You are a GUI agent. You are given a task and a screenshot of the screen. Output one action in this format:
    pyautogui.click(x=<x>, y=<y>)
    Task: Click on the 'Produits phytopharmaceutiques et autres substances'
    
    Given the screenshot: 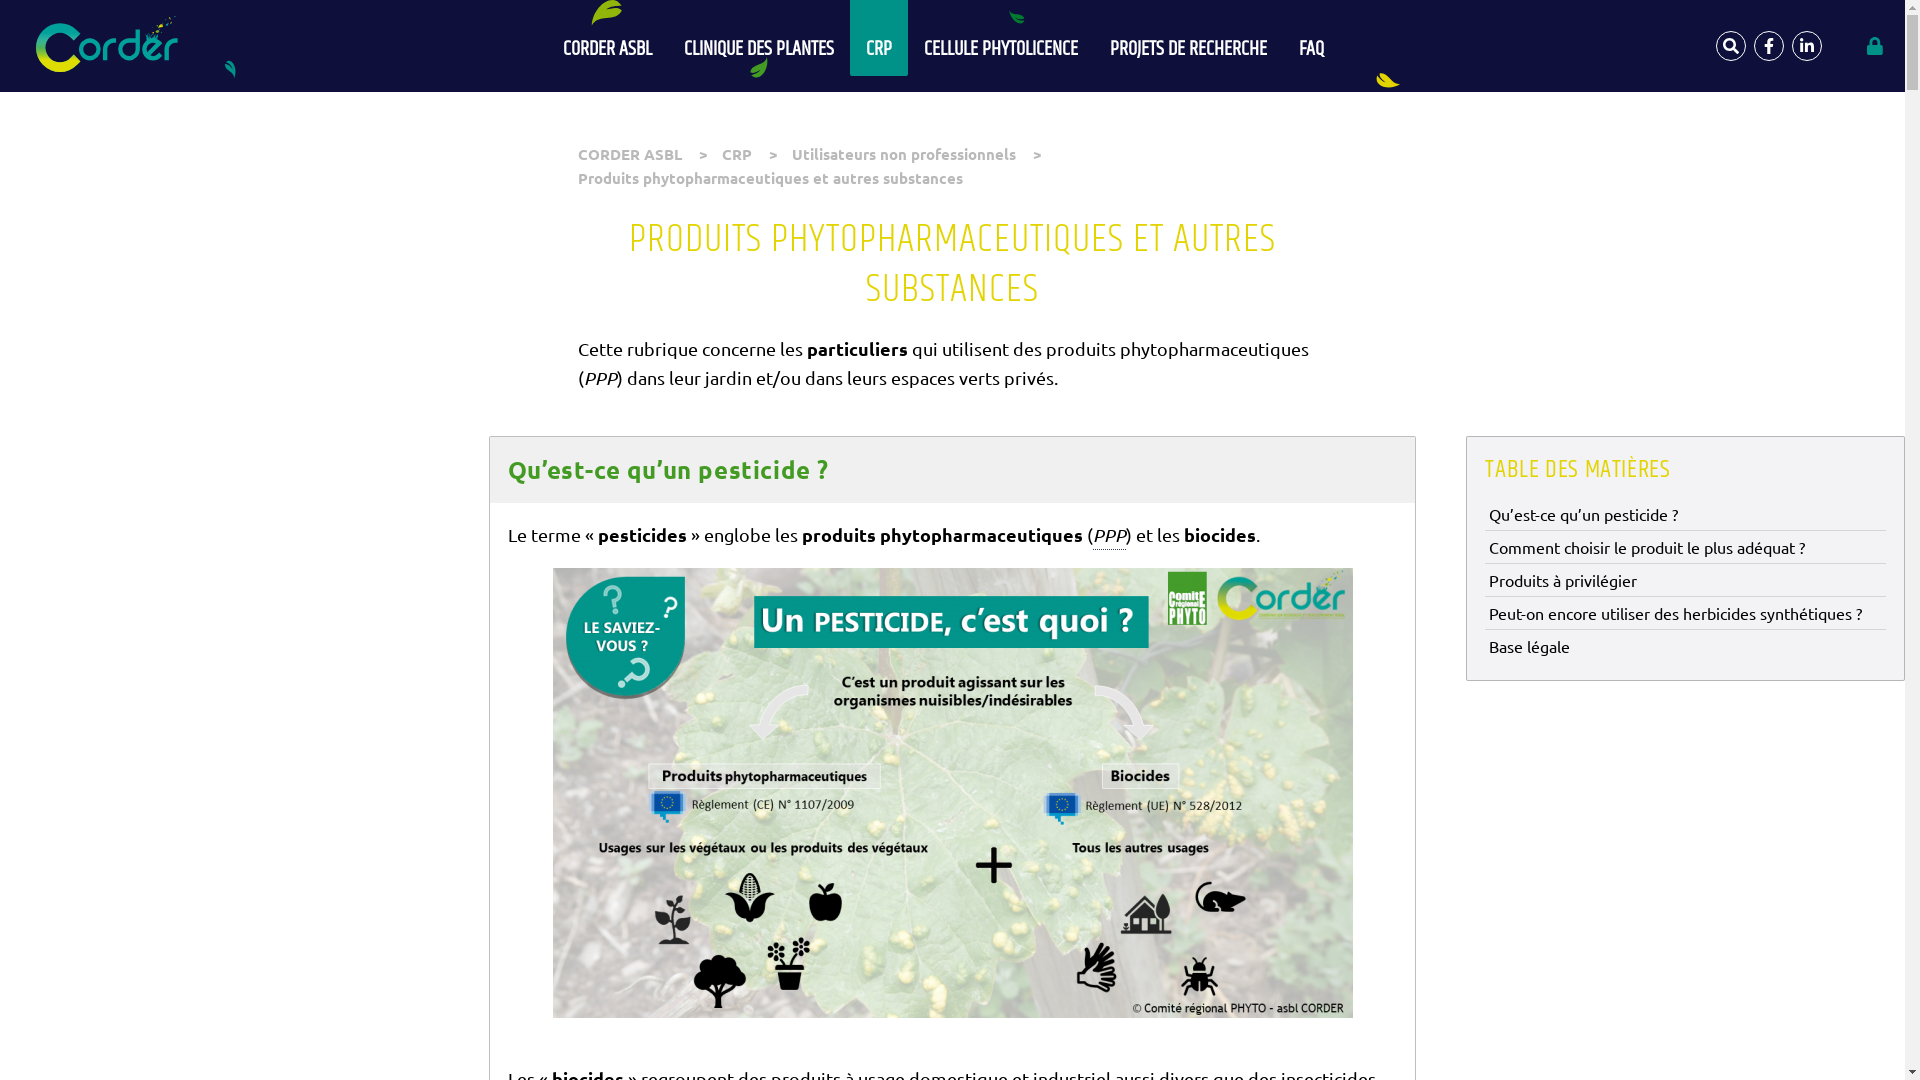 What is the action you would take?
    pyautogui.click(x=769, y=176)
    